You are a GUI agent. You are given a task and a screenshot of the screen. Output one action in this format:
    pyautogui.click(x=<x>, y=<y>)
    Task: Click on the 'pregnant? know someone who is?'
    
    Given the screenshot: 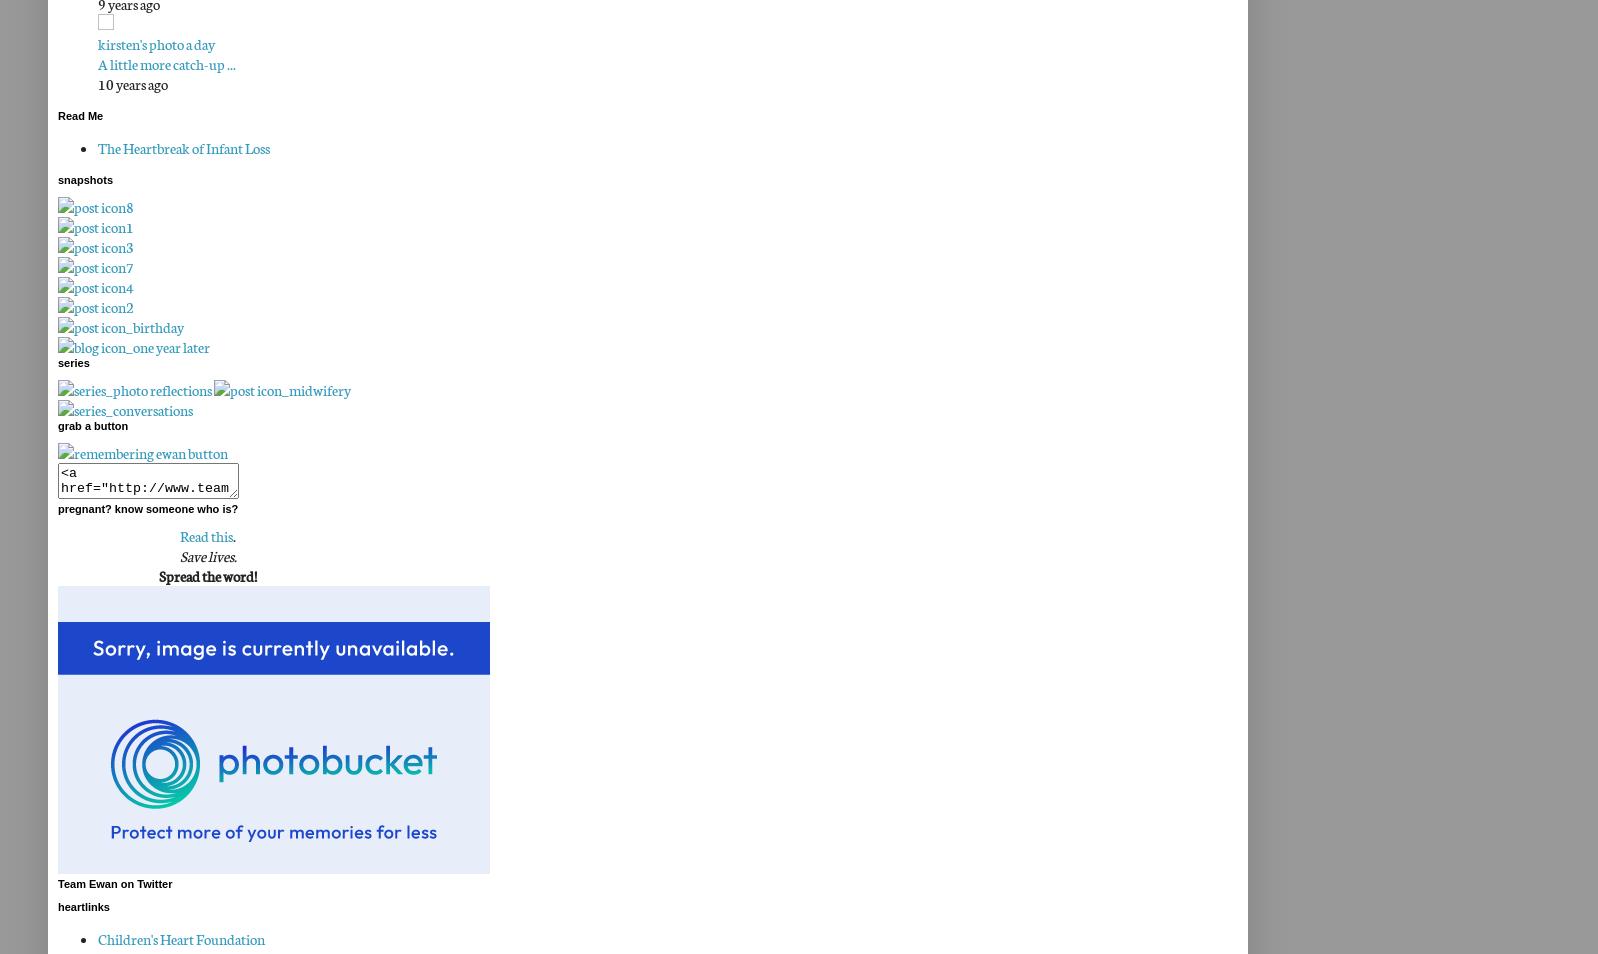 What is the action you would take?
    pyautogui.click(x=57, y=507)
    